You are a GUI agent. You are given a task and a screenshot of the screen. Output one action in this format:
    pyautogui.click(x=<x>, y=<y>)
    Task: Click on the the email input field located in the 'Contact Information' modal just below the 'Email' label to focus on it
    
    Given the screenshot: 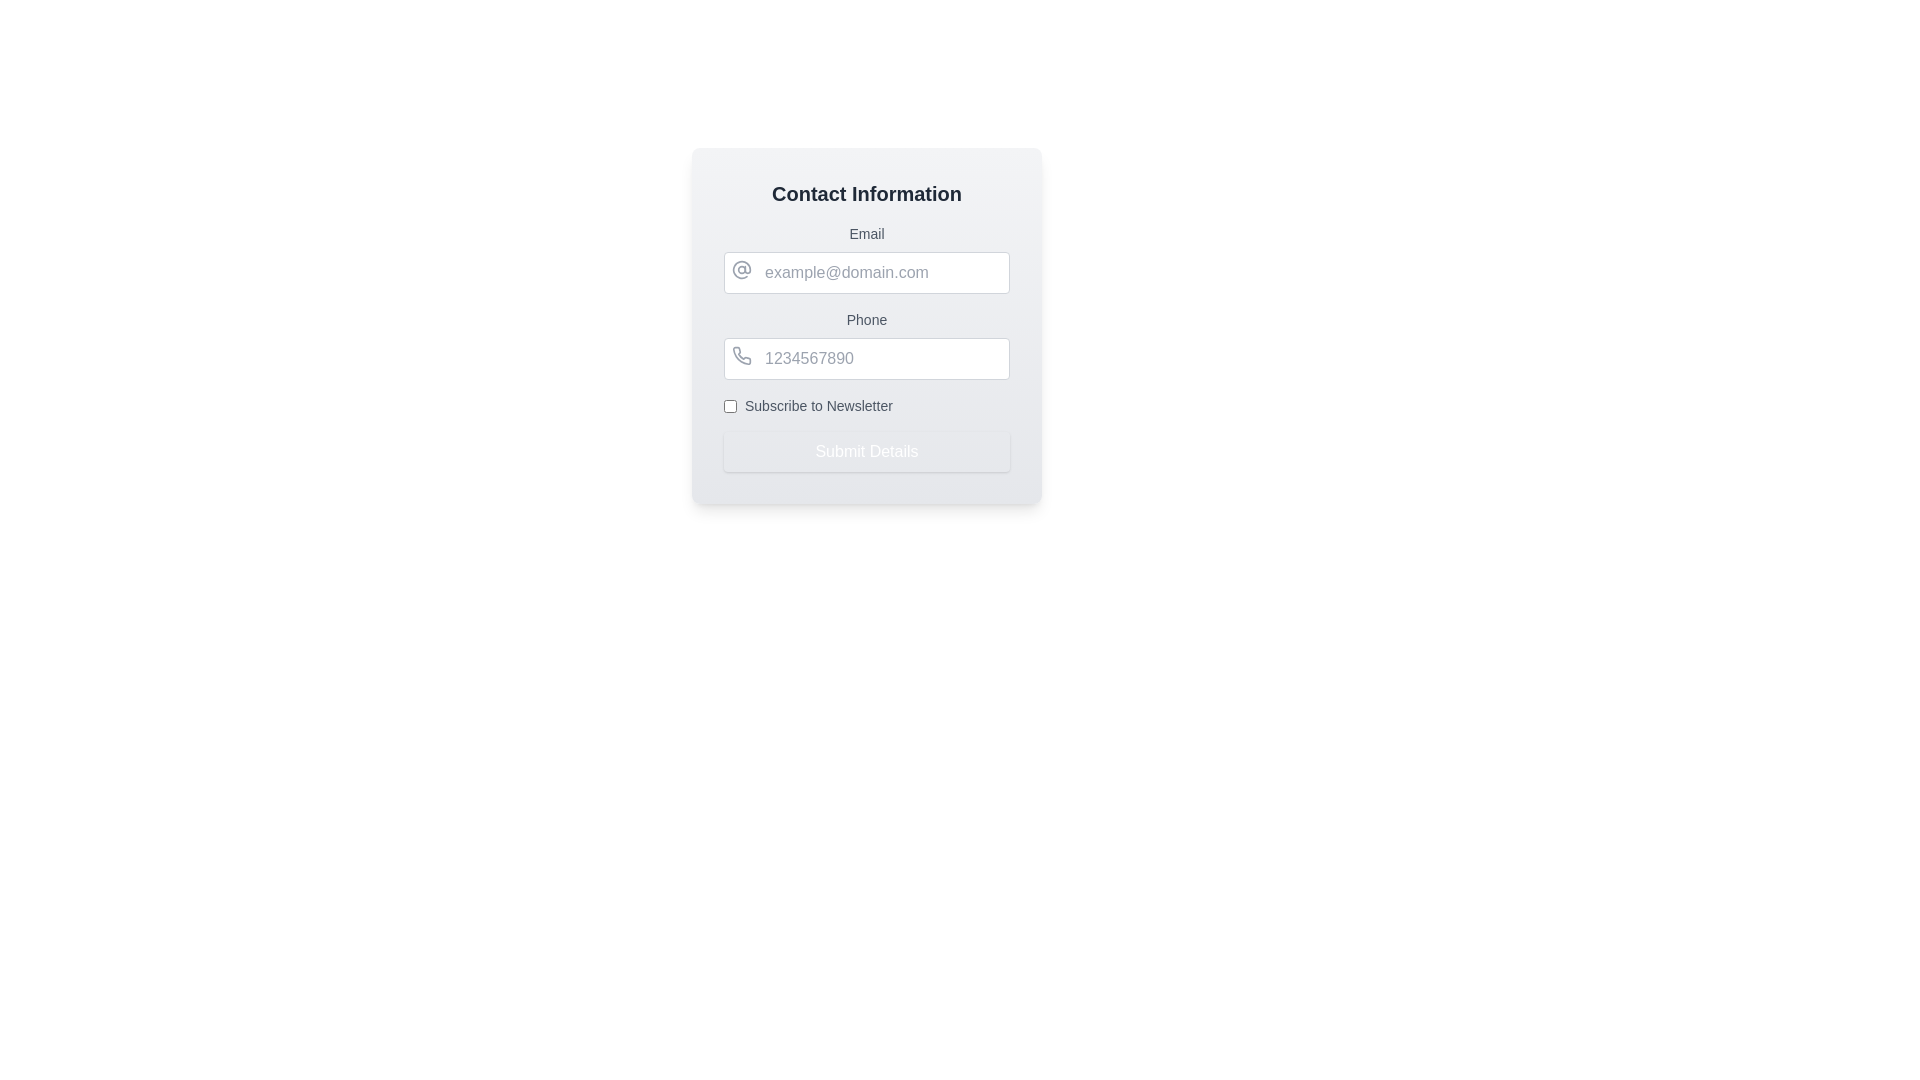 What is the action you would take?
    pyautogui.click(x=867, y=273)
    